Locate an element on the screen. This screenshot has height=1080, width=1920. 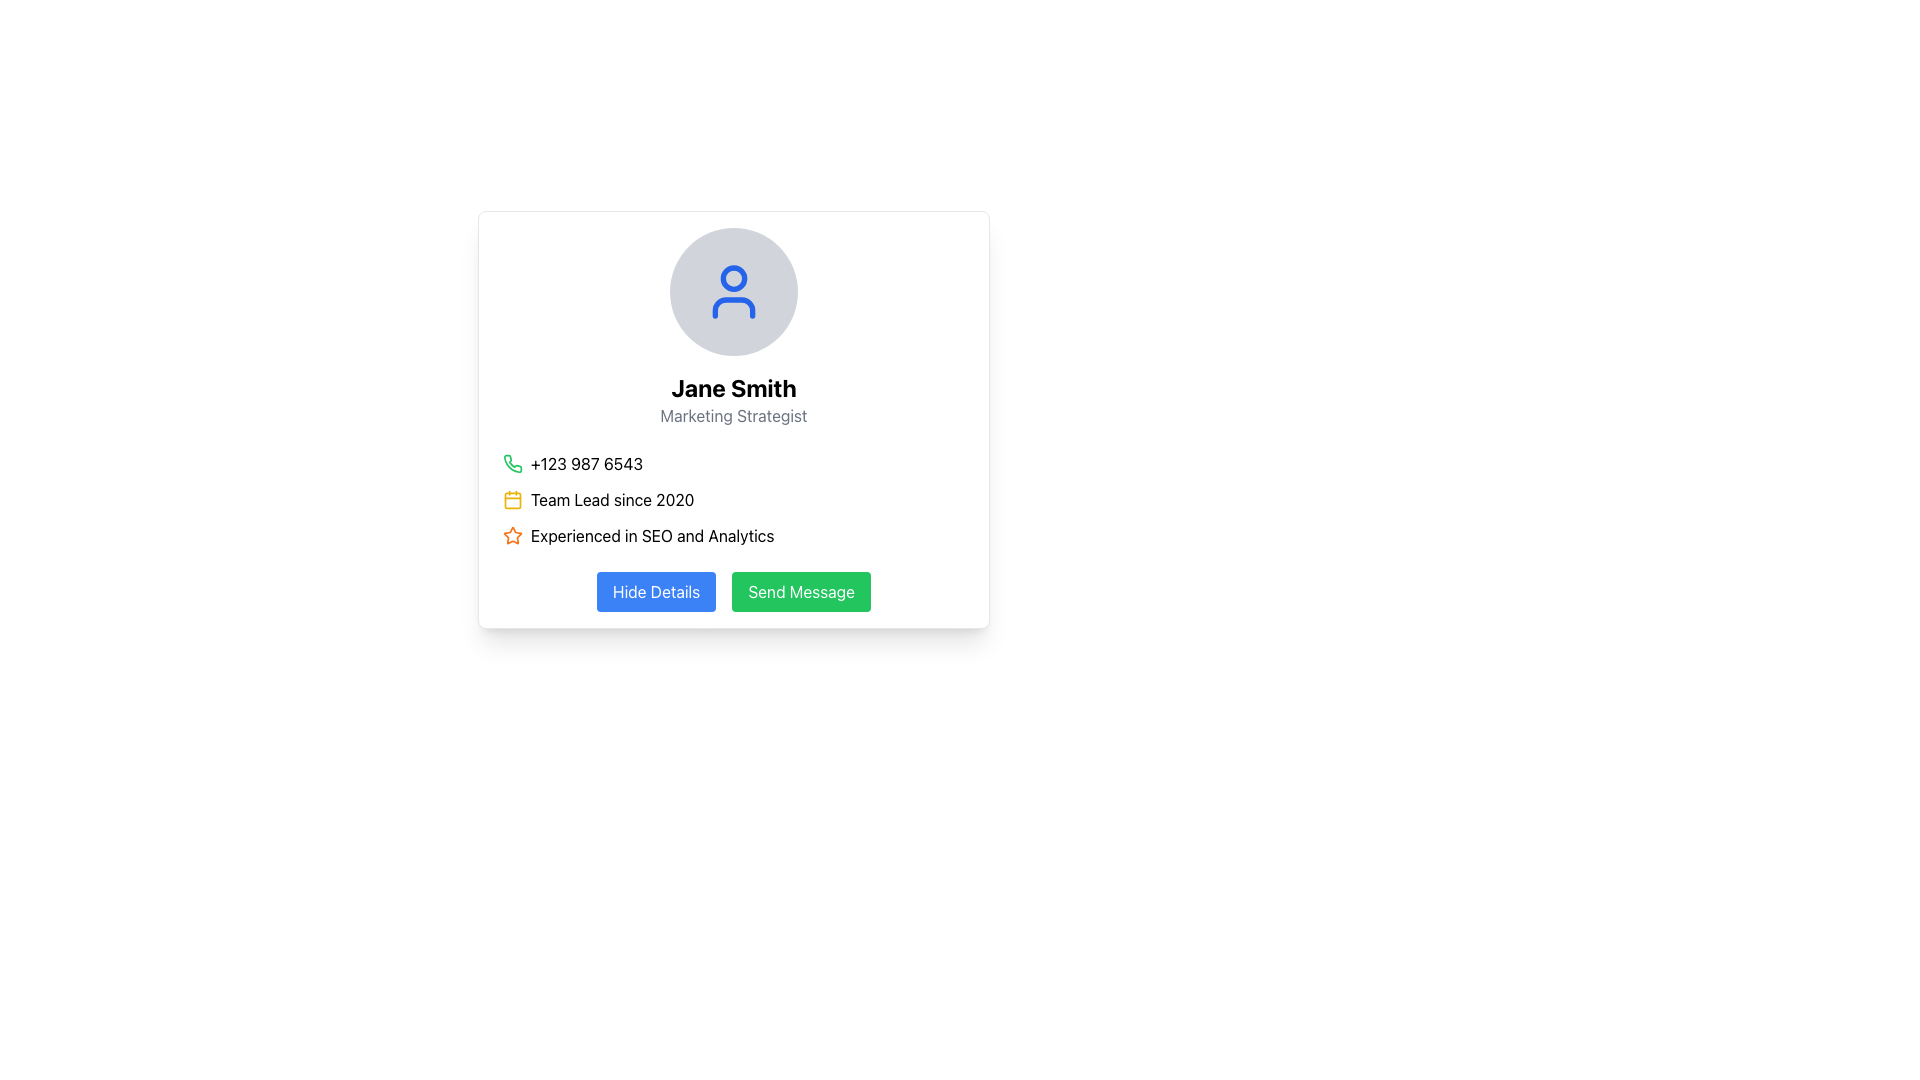
curved line forming the bottom part of the user profile silhouette icon, which is styled in blue and located centrally at the top of the user profile card for debugging is located at coordinates (733, 308).